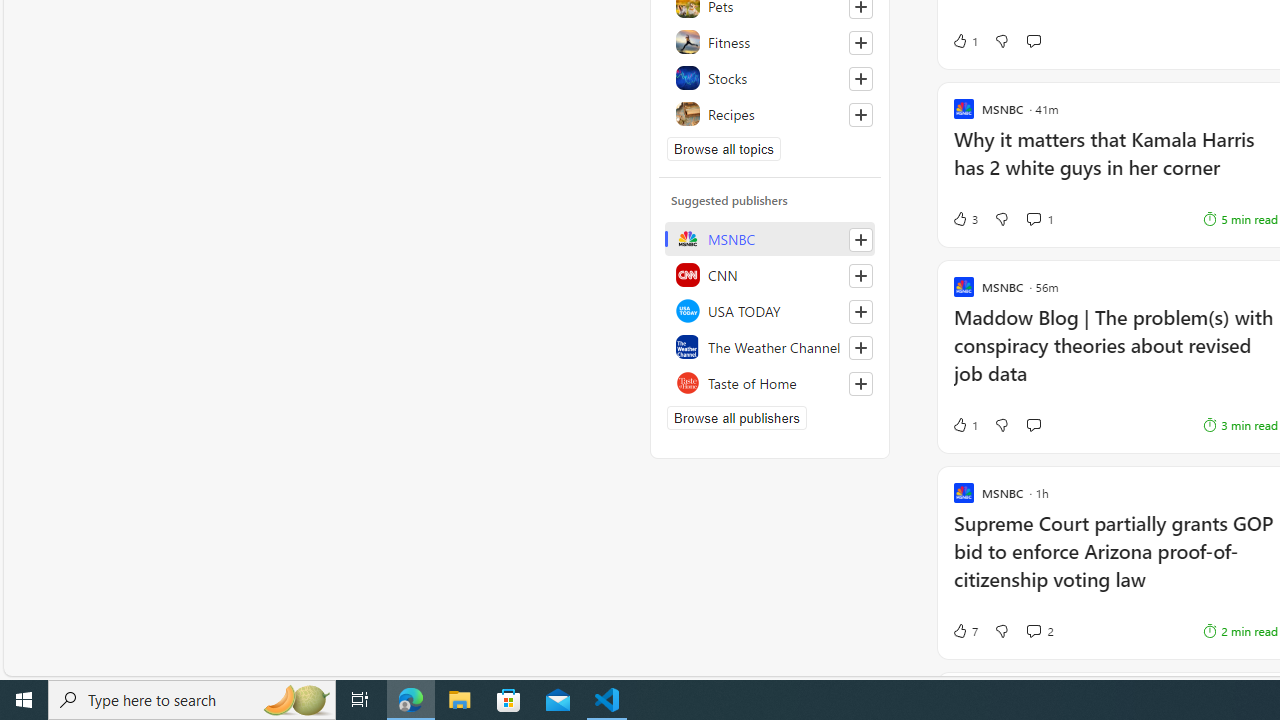 The height and width of the screenshot is (720, 1280). What do you see at coordinates (860, 114) in the screenshot?
I see `'Follow this topic'` at bounding box center [860, 114].